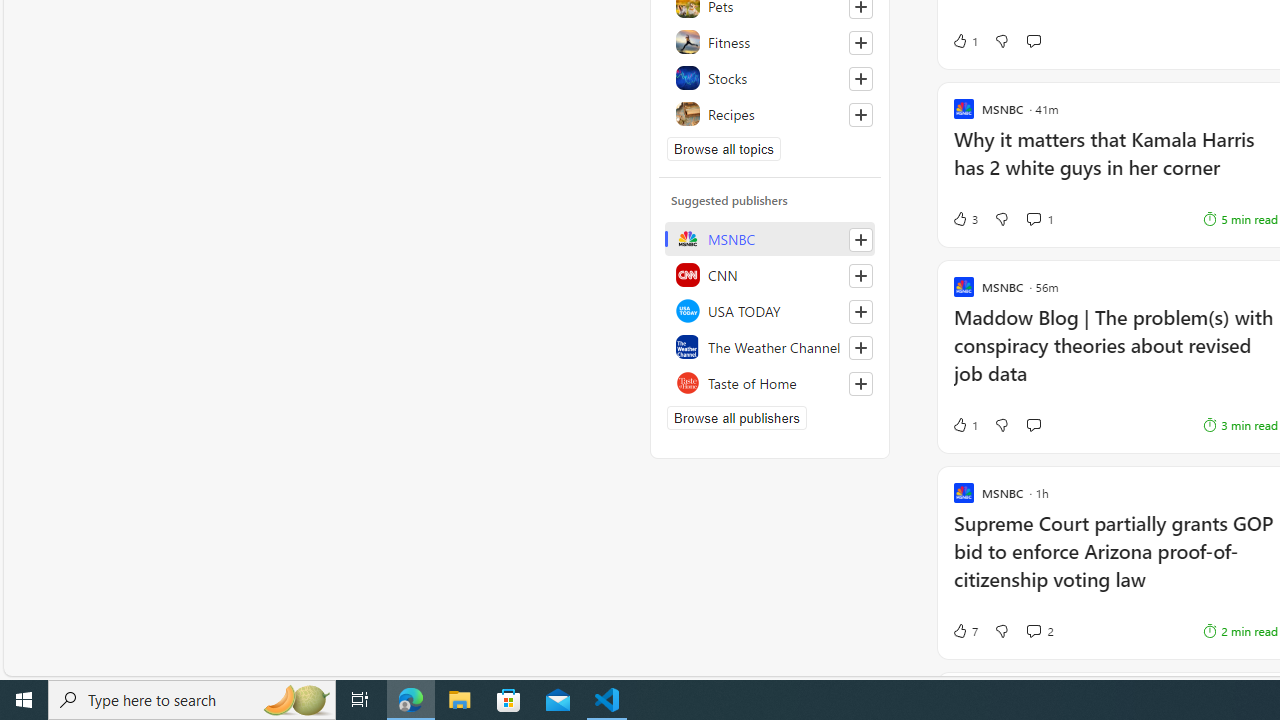 The height and width of the screenshot is (720, 1280). What do you see at coordinates (860, 114) in the screenshot?
I see `'Follow this topic'` at bounding box center [860, 114].